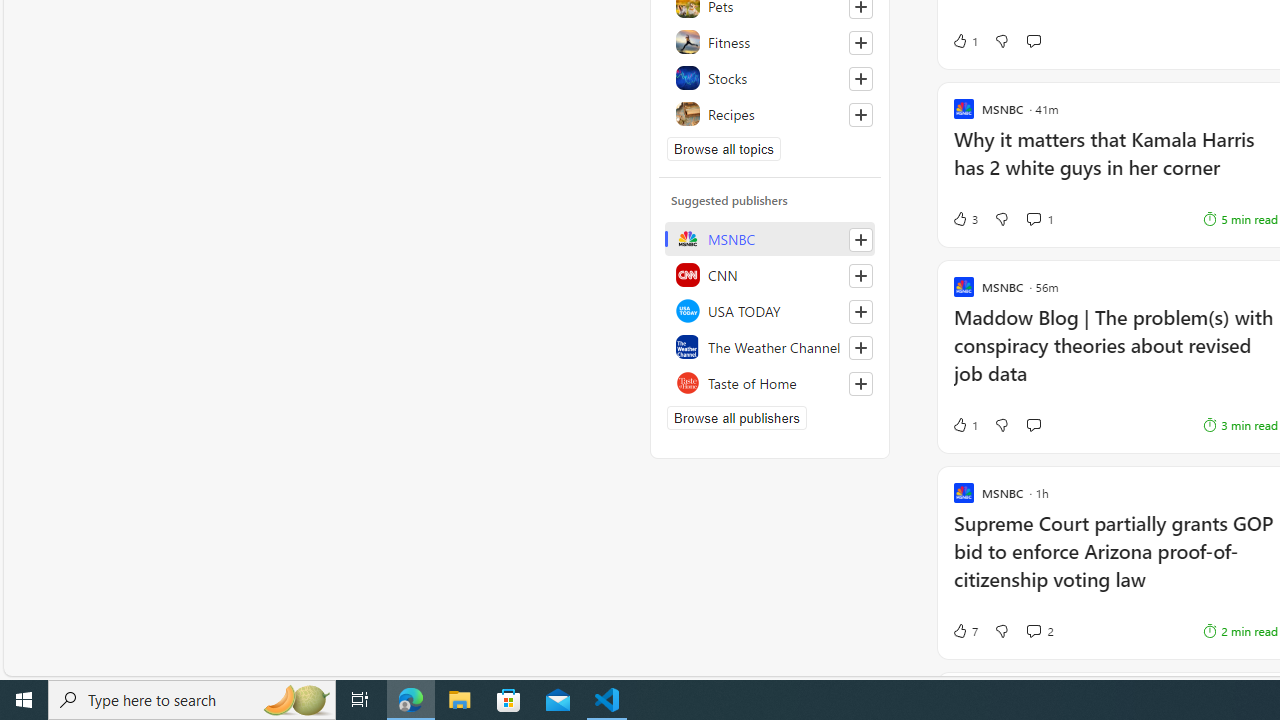 The height and width of the screenshot is (720, 1280). What do you see at coordinates (860, 114) in the screenshot?
I see `'Follow this topic'` at bounding box center [860, 114].